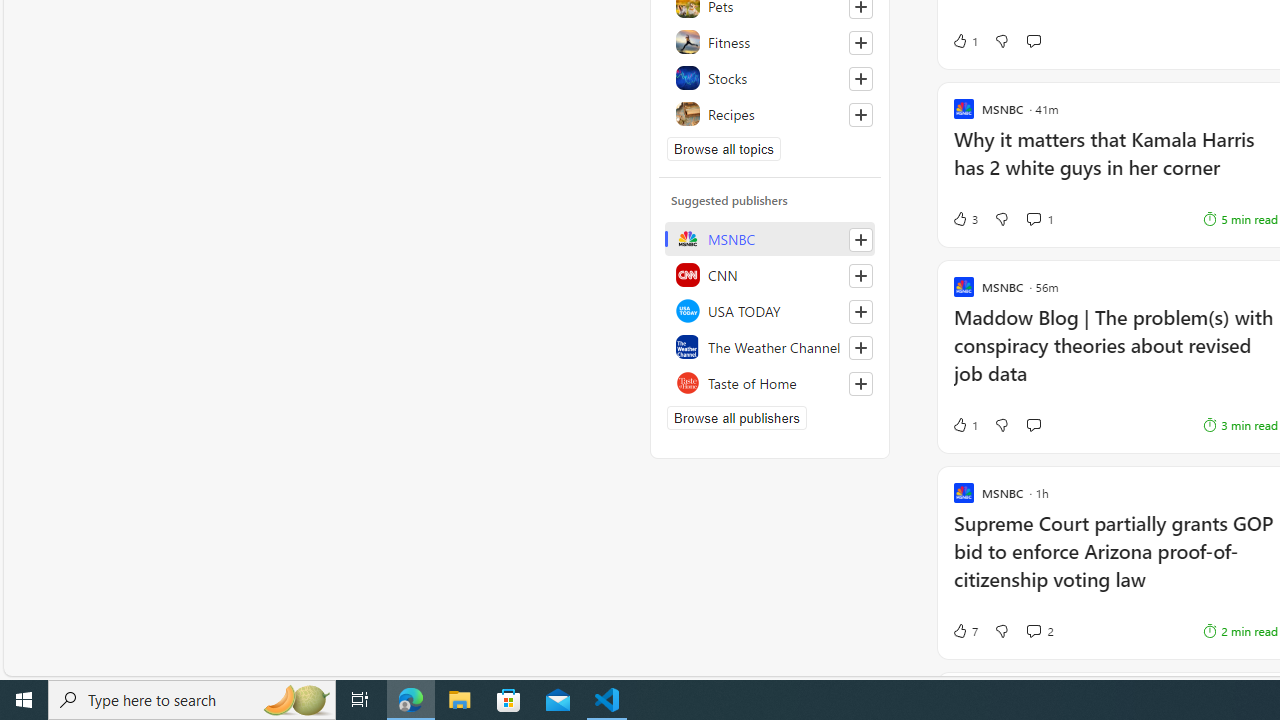 The height and width of the screenshot is (720, 1280). What do you see at coordinates (860, 114) in the screenshot?
I see `'Follow this topic'` at bounding box center [860, 114].